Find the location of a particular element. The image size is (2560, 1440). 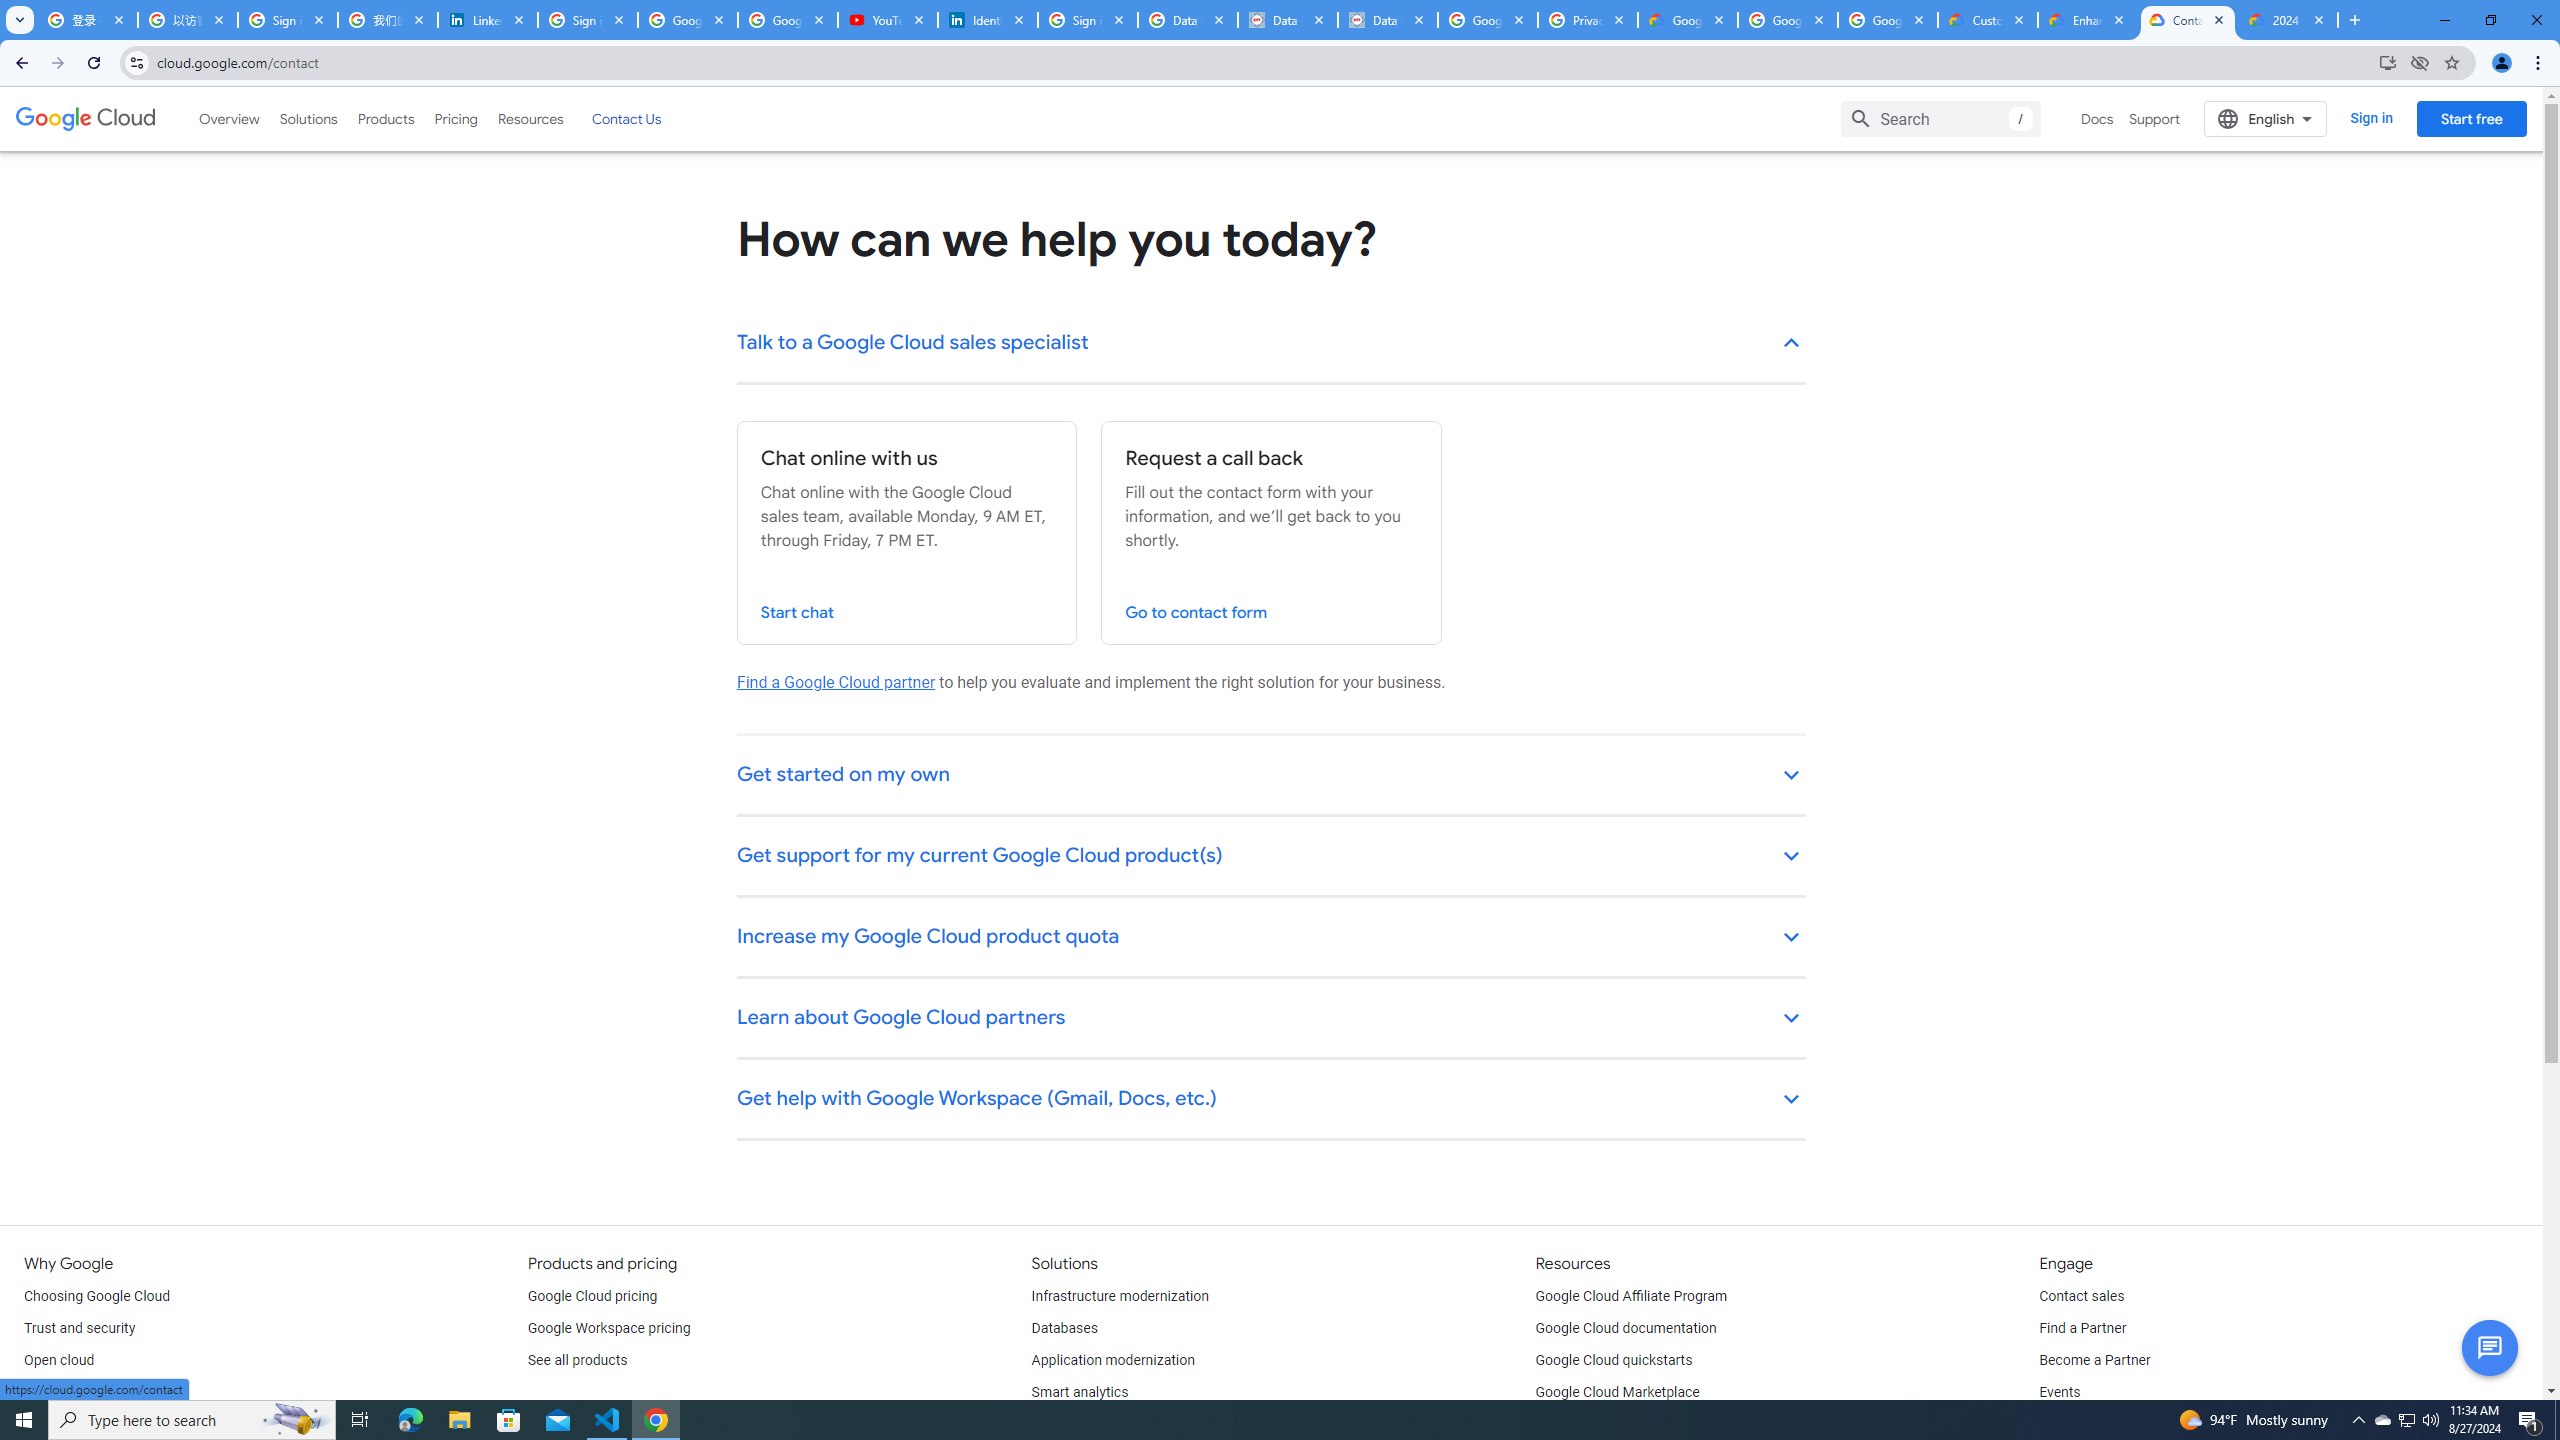

'Search tabs' is located at coordinates (19, 19).